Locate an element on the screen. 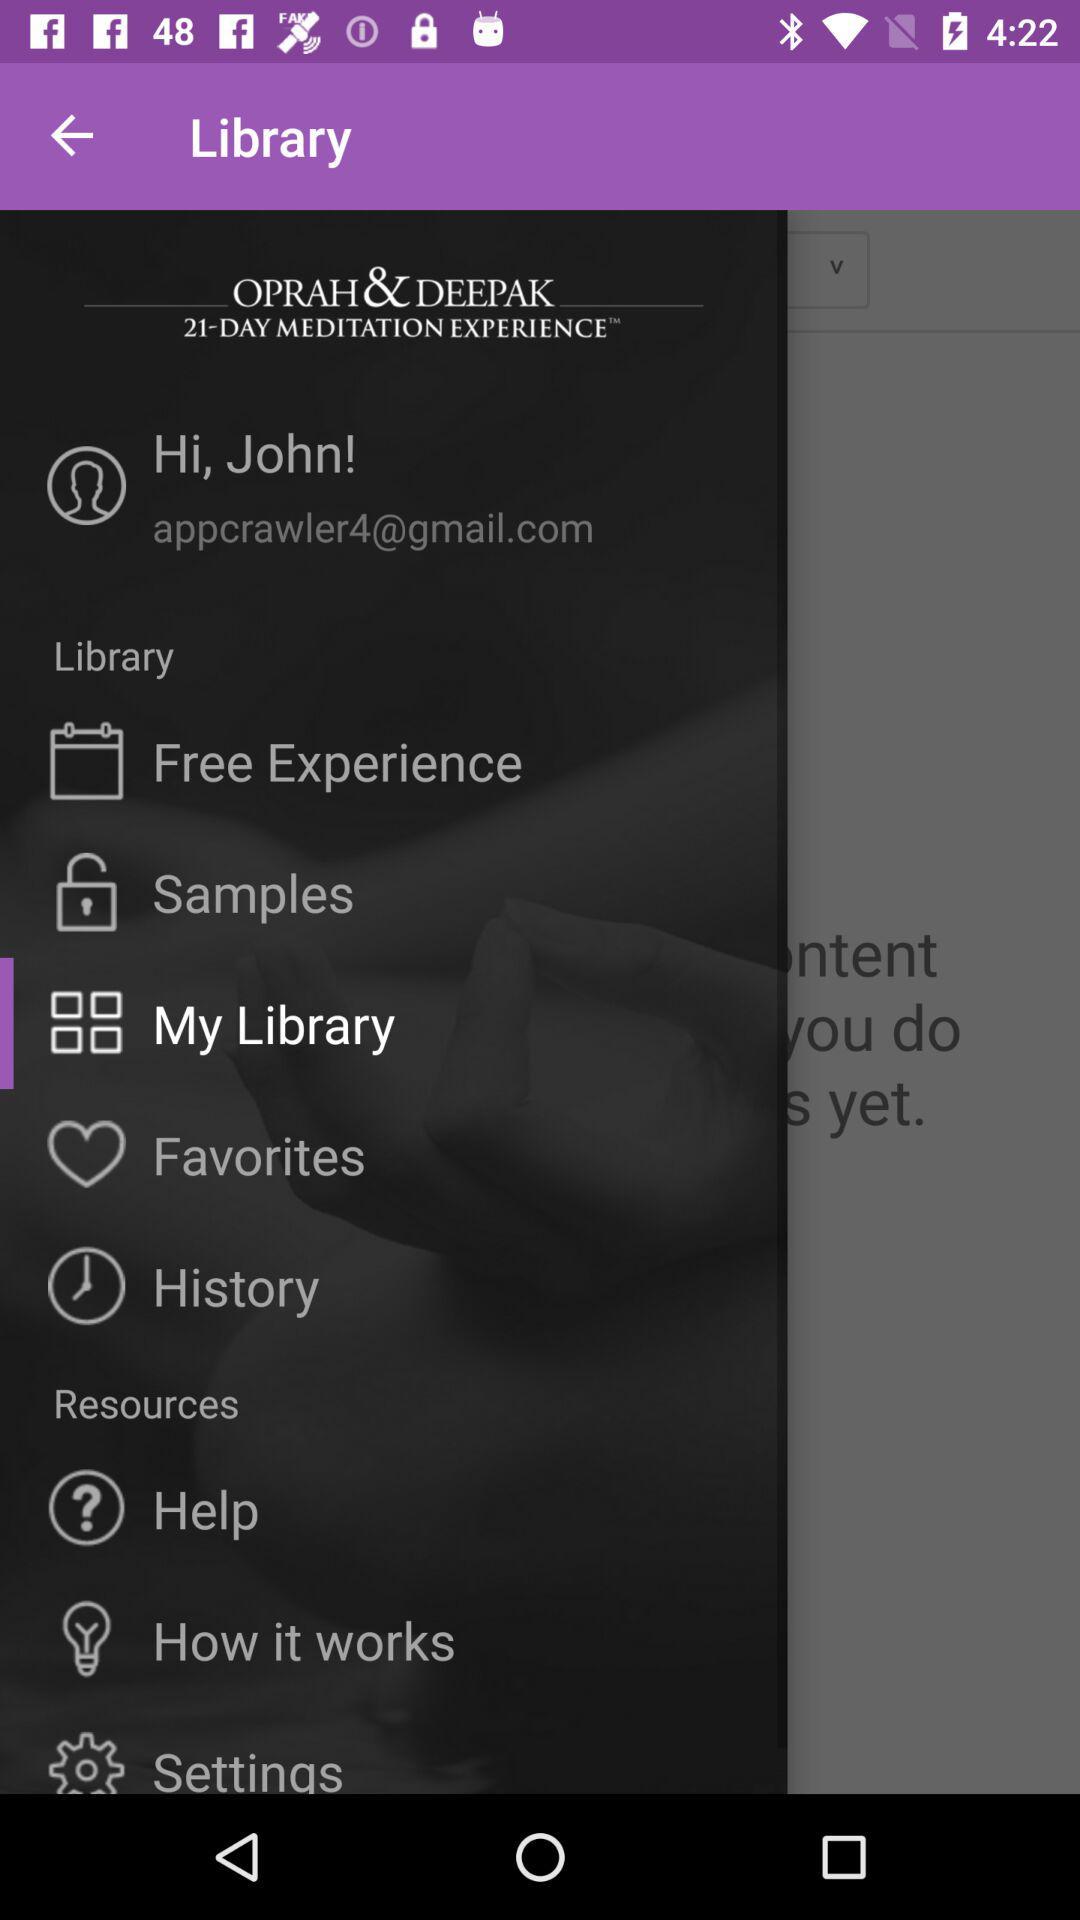 The image size is (1080, 1920). the help icon is located at coordinates (205, 1508).